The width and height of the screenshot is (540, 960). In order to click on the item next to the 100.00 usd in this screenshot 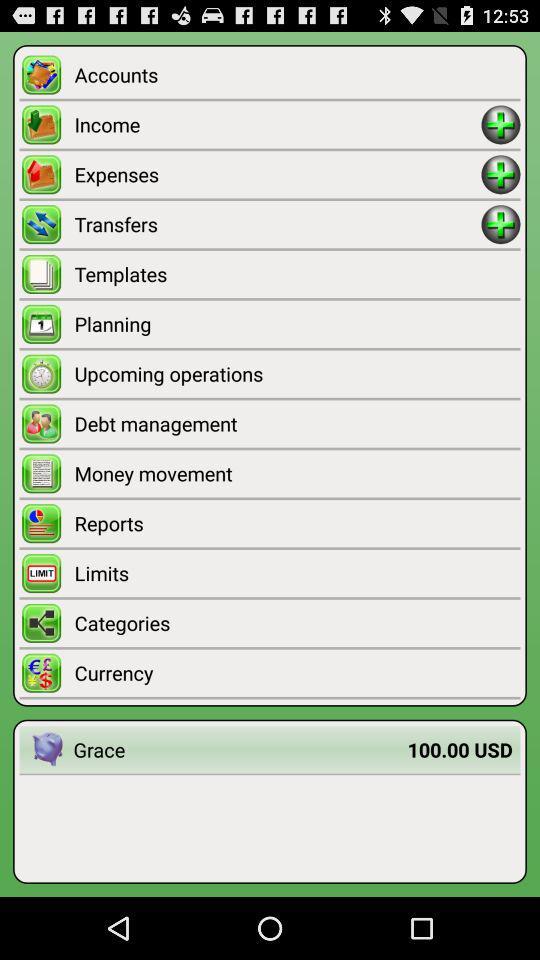, I will do `click(240, 748)`.